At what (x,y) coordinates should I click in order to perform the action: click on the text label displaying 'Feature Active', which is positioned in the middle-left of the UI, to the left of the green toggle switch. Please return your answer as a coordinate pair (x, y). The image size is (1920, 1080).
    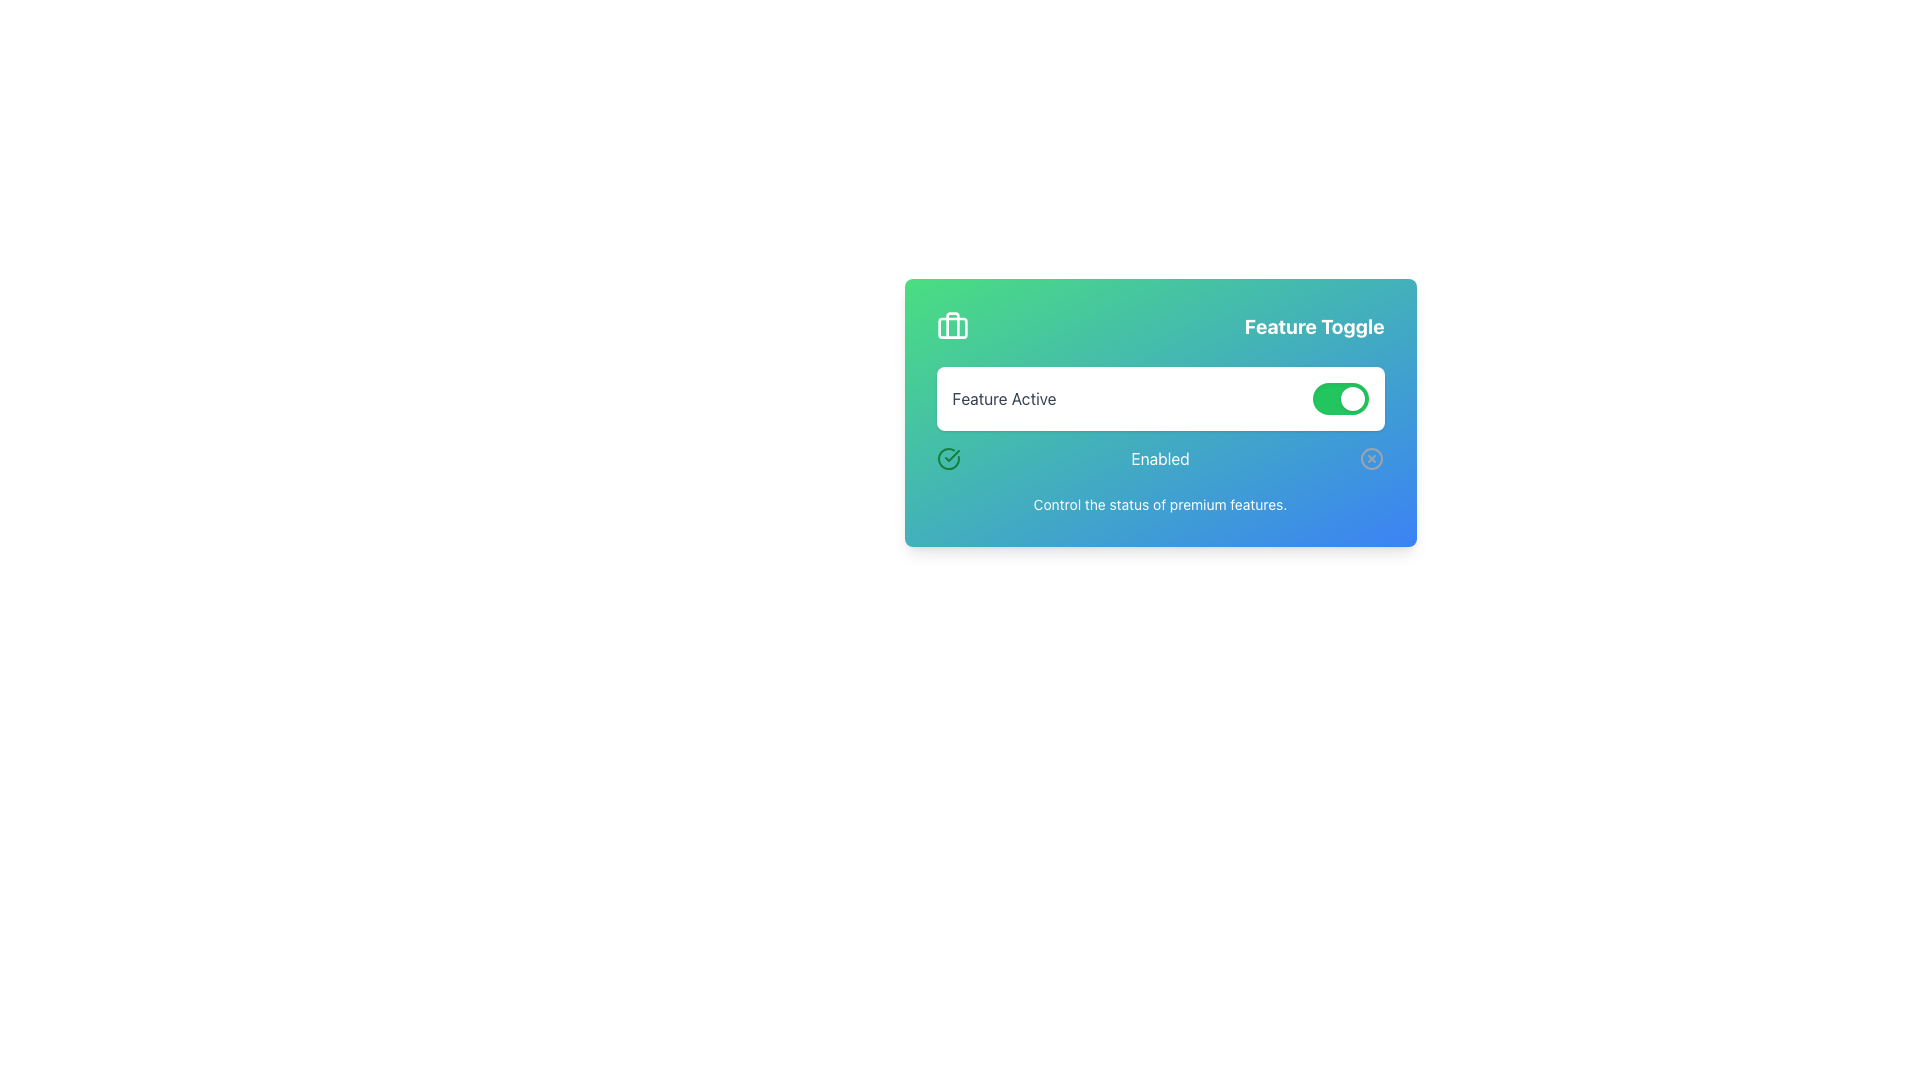
    Looking at the image, I should click on (1004, 398).